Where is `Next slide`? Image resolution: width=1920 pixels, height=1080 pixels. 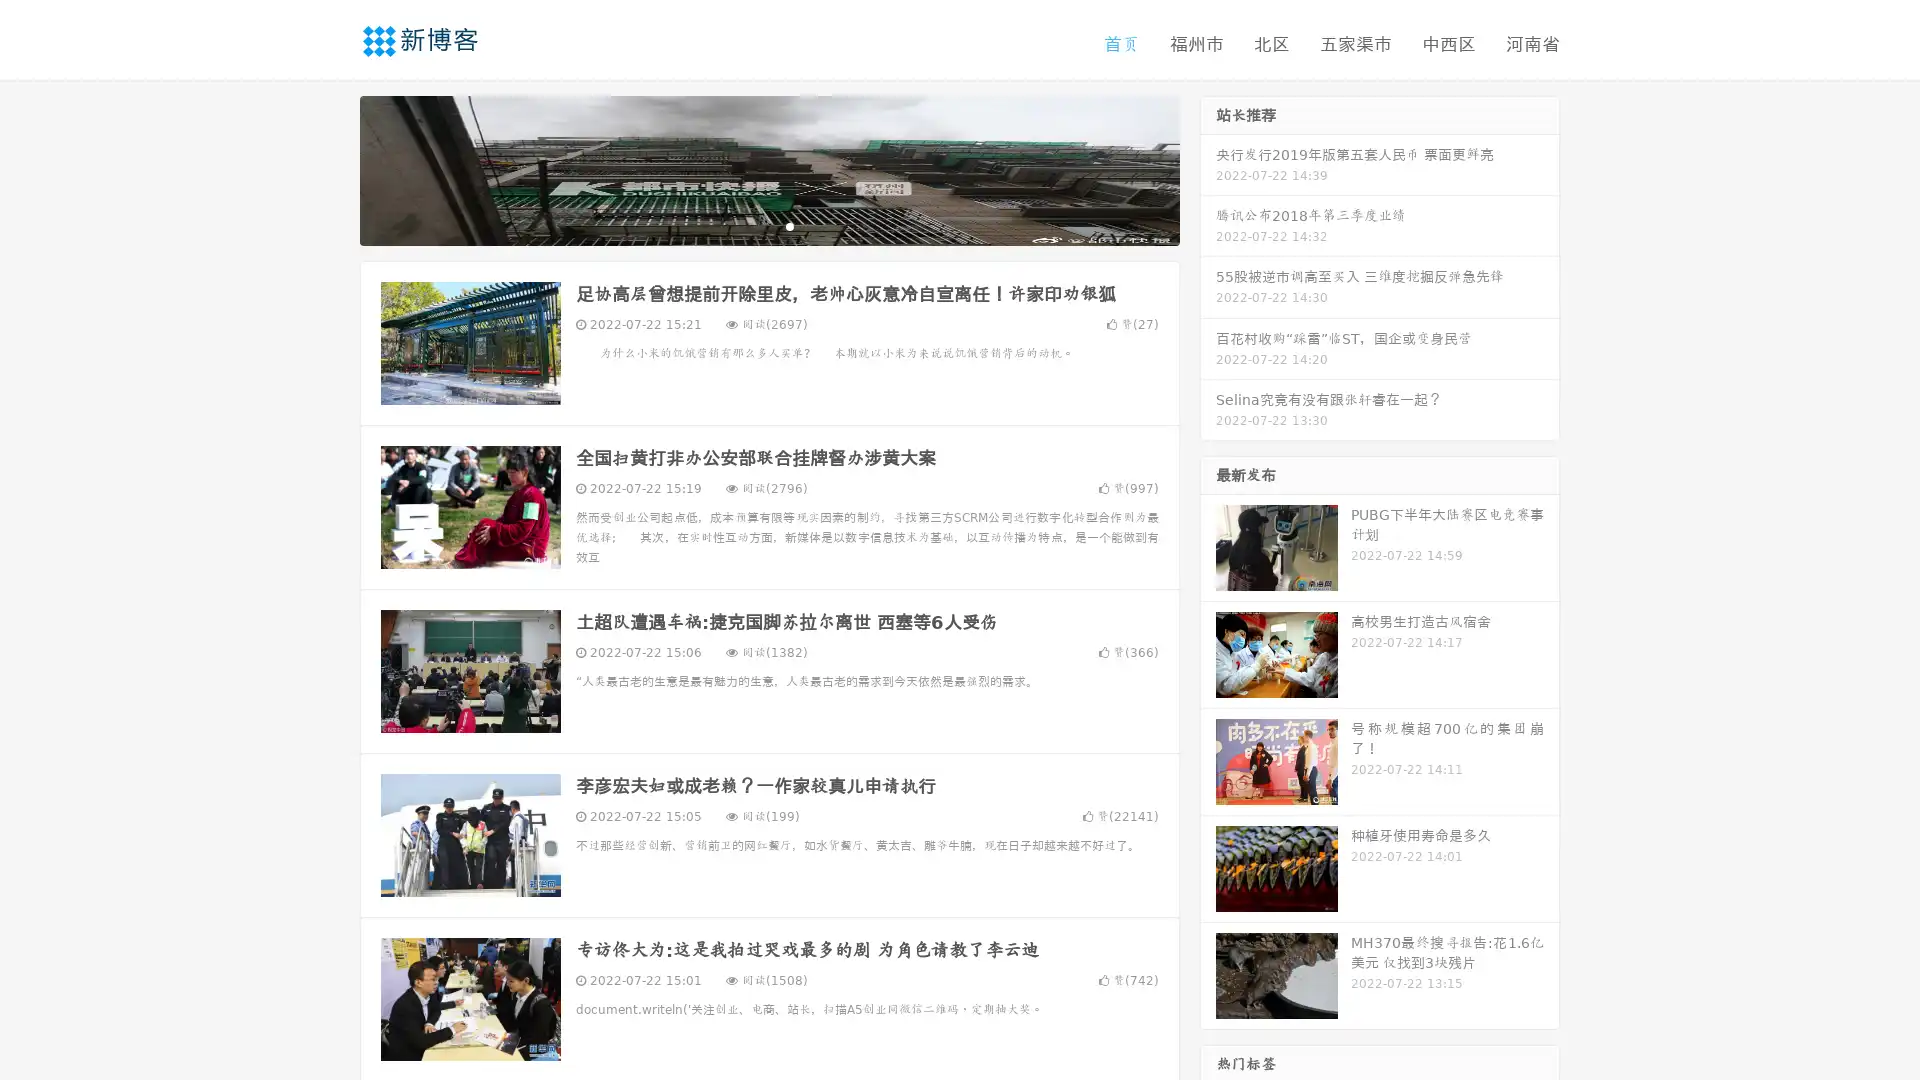 Next slide is located at coordinates (1208, 168).